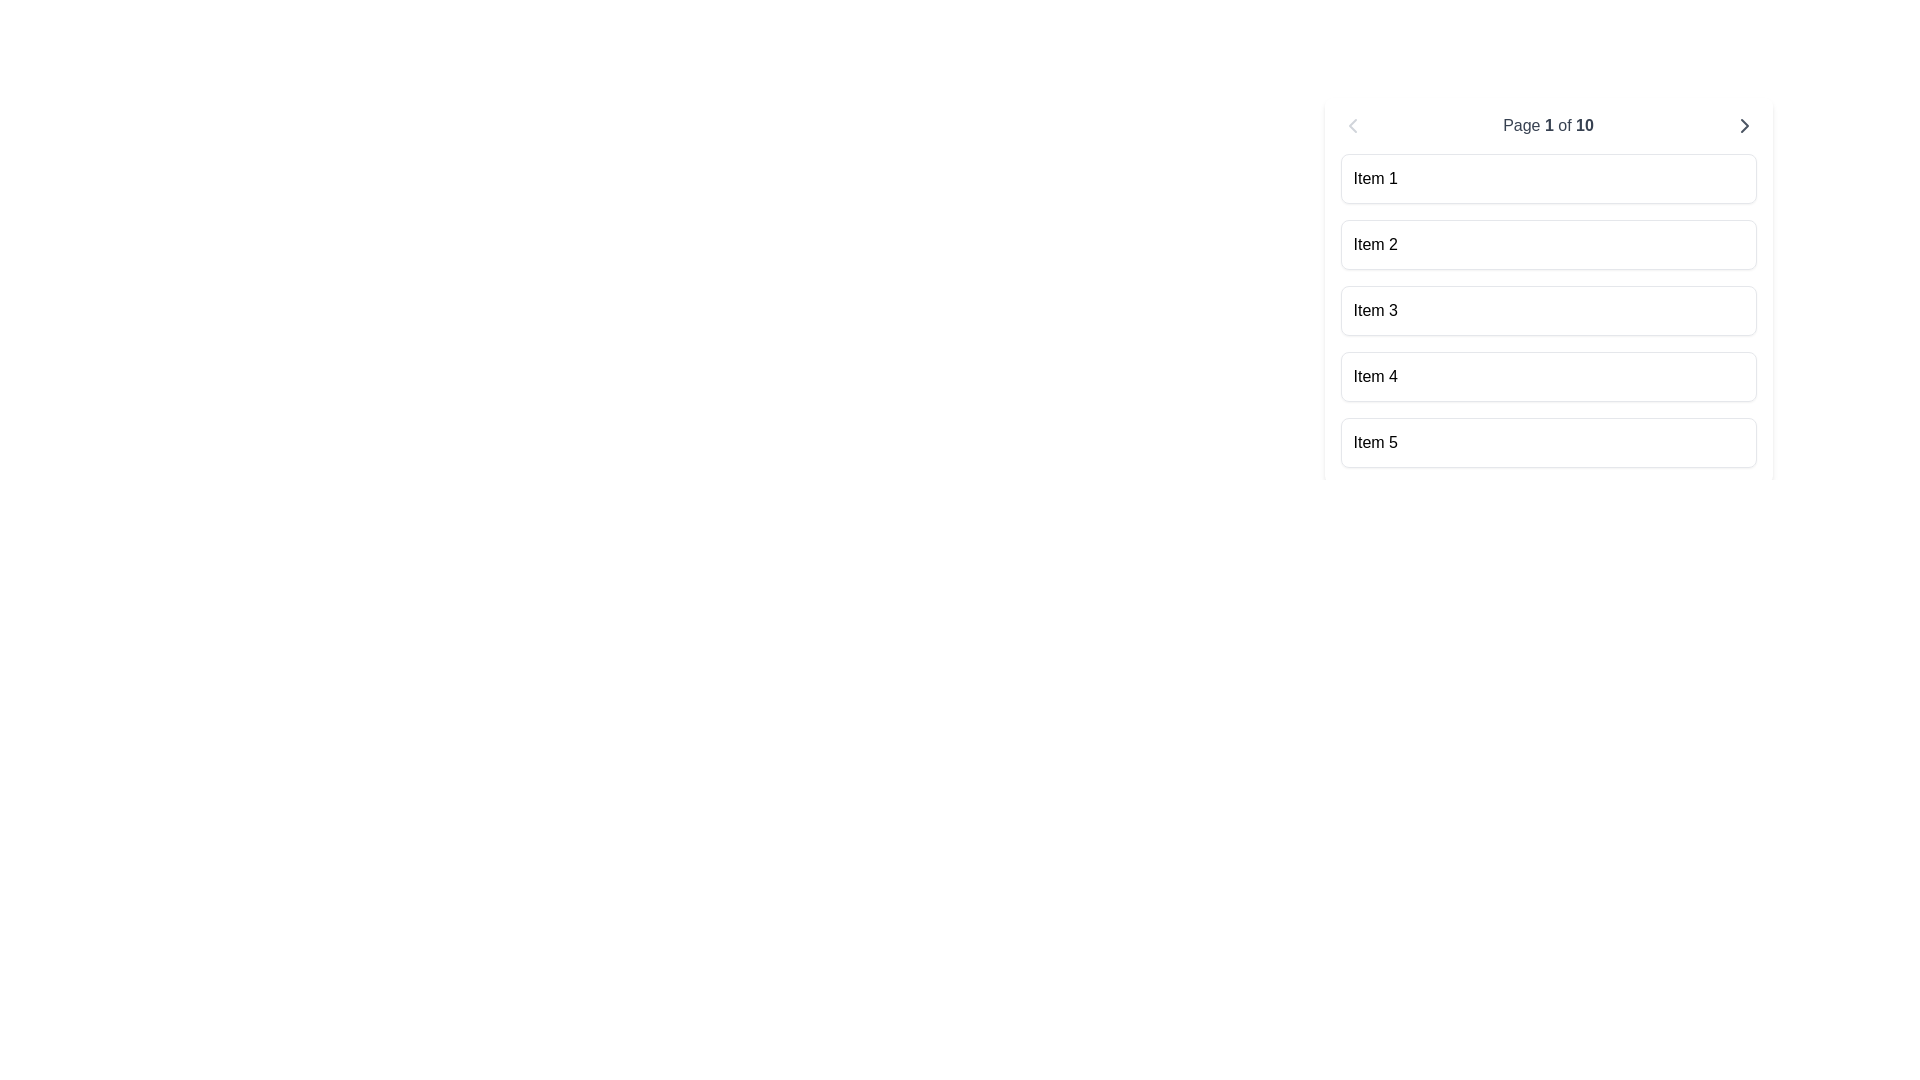 The image size is (1920, 1080). I want to click on the navigation button located in the top-right corner of the interface, adjacent to the 'Page 1 of 10' header, so click(1743, 126).